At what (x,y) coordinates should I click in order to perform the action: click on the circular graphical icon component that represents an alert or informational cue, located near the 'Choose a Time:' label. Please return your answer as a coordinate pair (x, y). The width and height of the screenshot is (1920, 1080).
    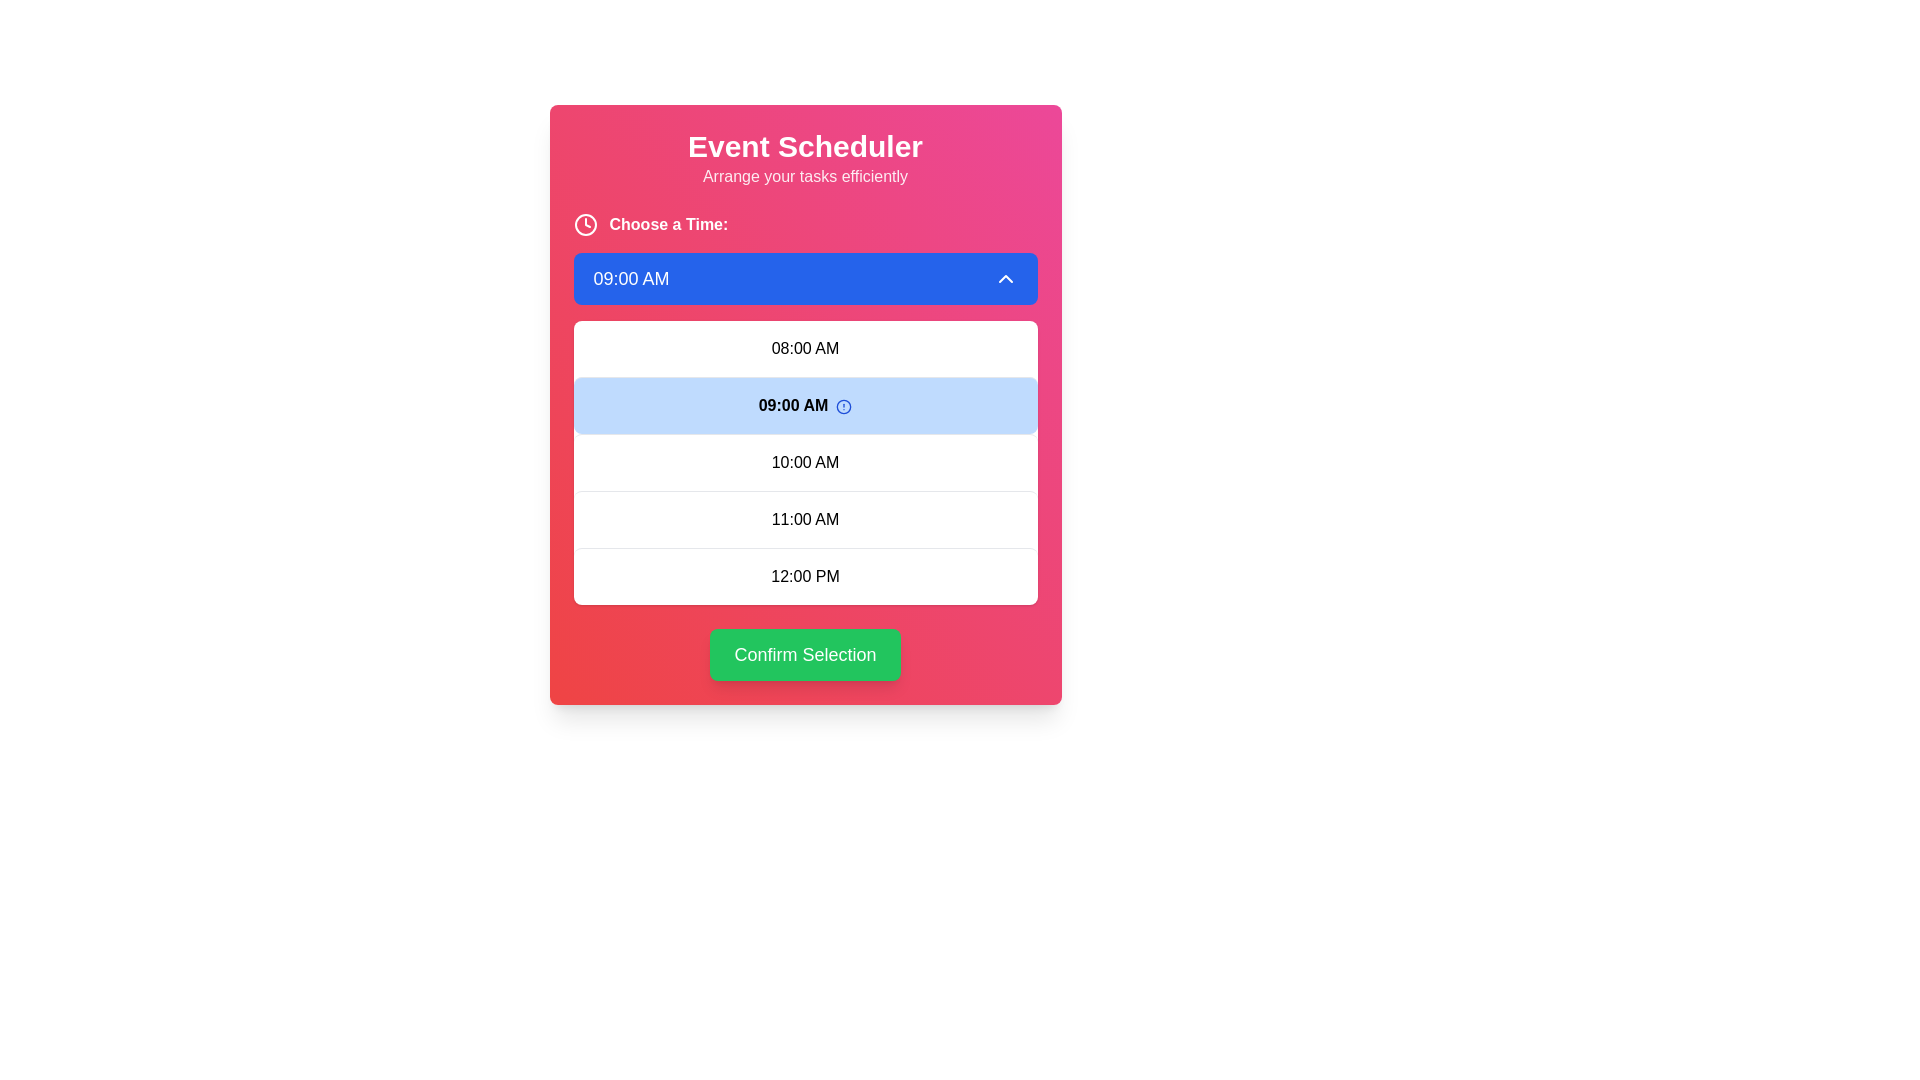
    Looking at the image, I should click on (844, 405).